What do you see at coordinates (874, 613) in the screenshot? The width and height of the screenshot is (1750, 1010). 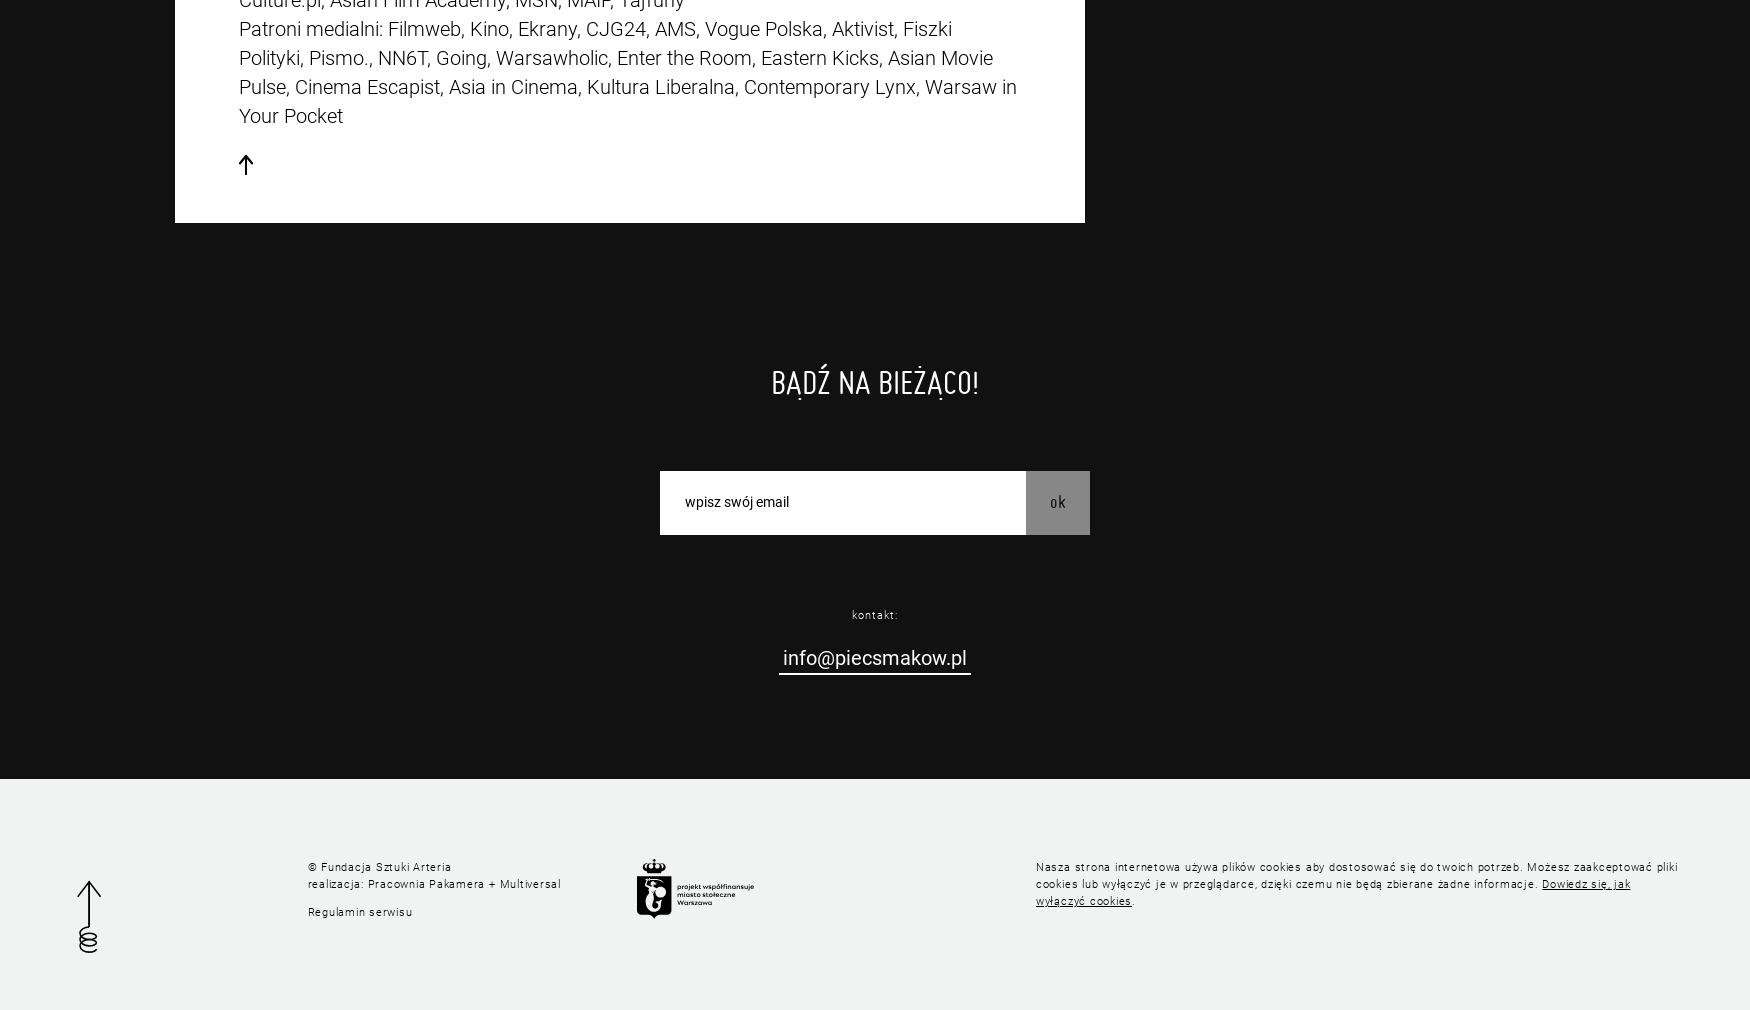 I see `'kontakt:'` at bounding box center [874, 613].